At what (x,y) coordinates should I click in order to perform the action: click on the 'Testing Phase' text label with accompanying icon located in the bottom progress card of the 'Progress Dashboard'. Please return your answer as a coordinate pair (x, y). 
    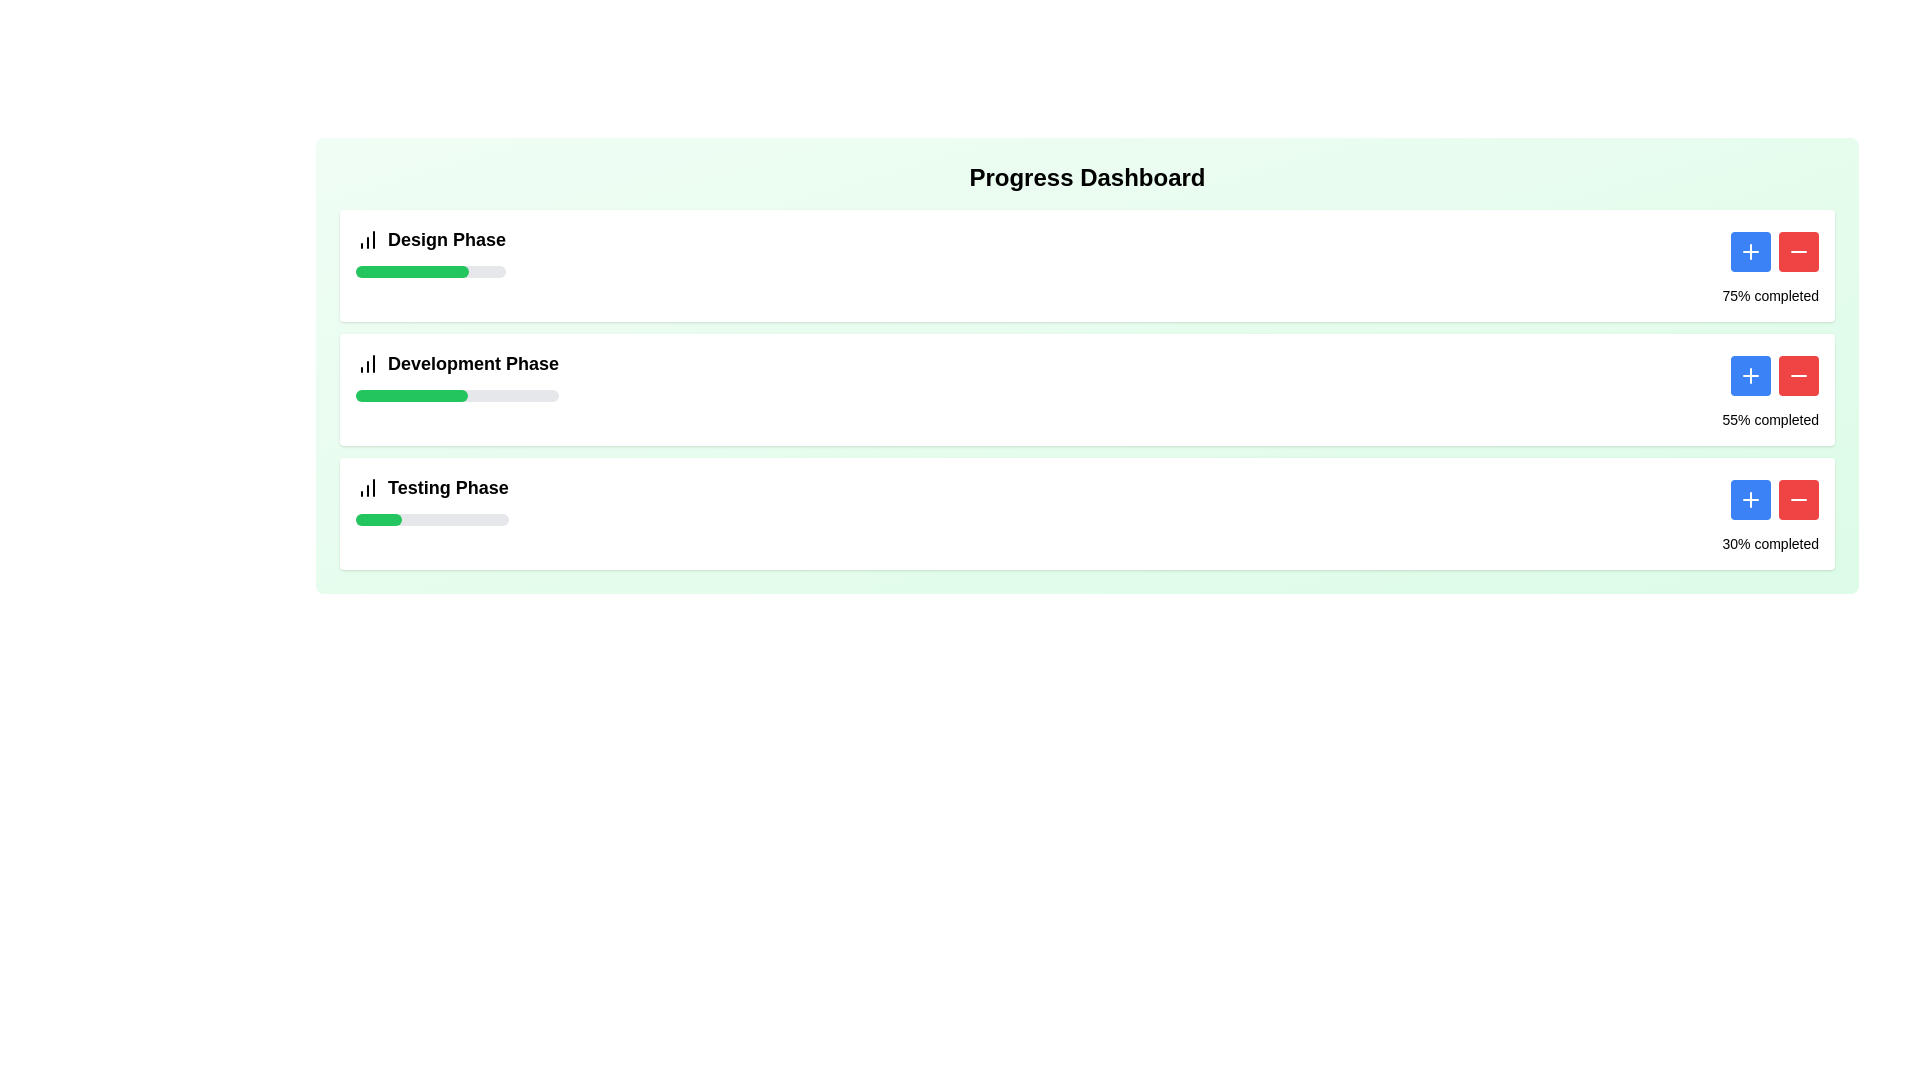
    Looking at the image, I should click on (431, 499).